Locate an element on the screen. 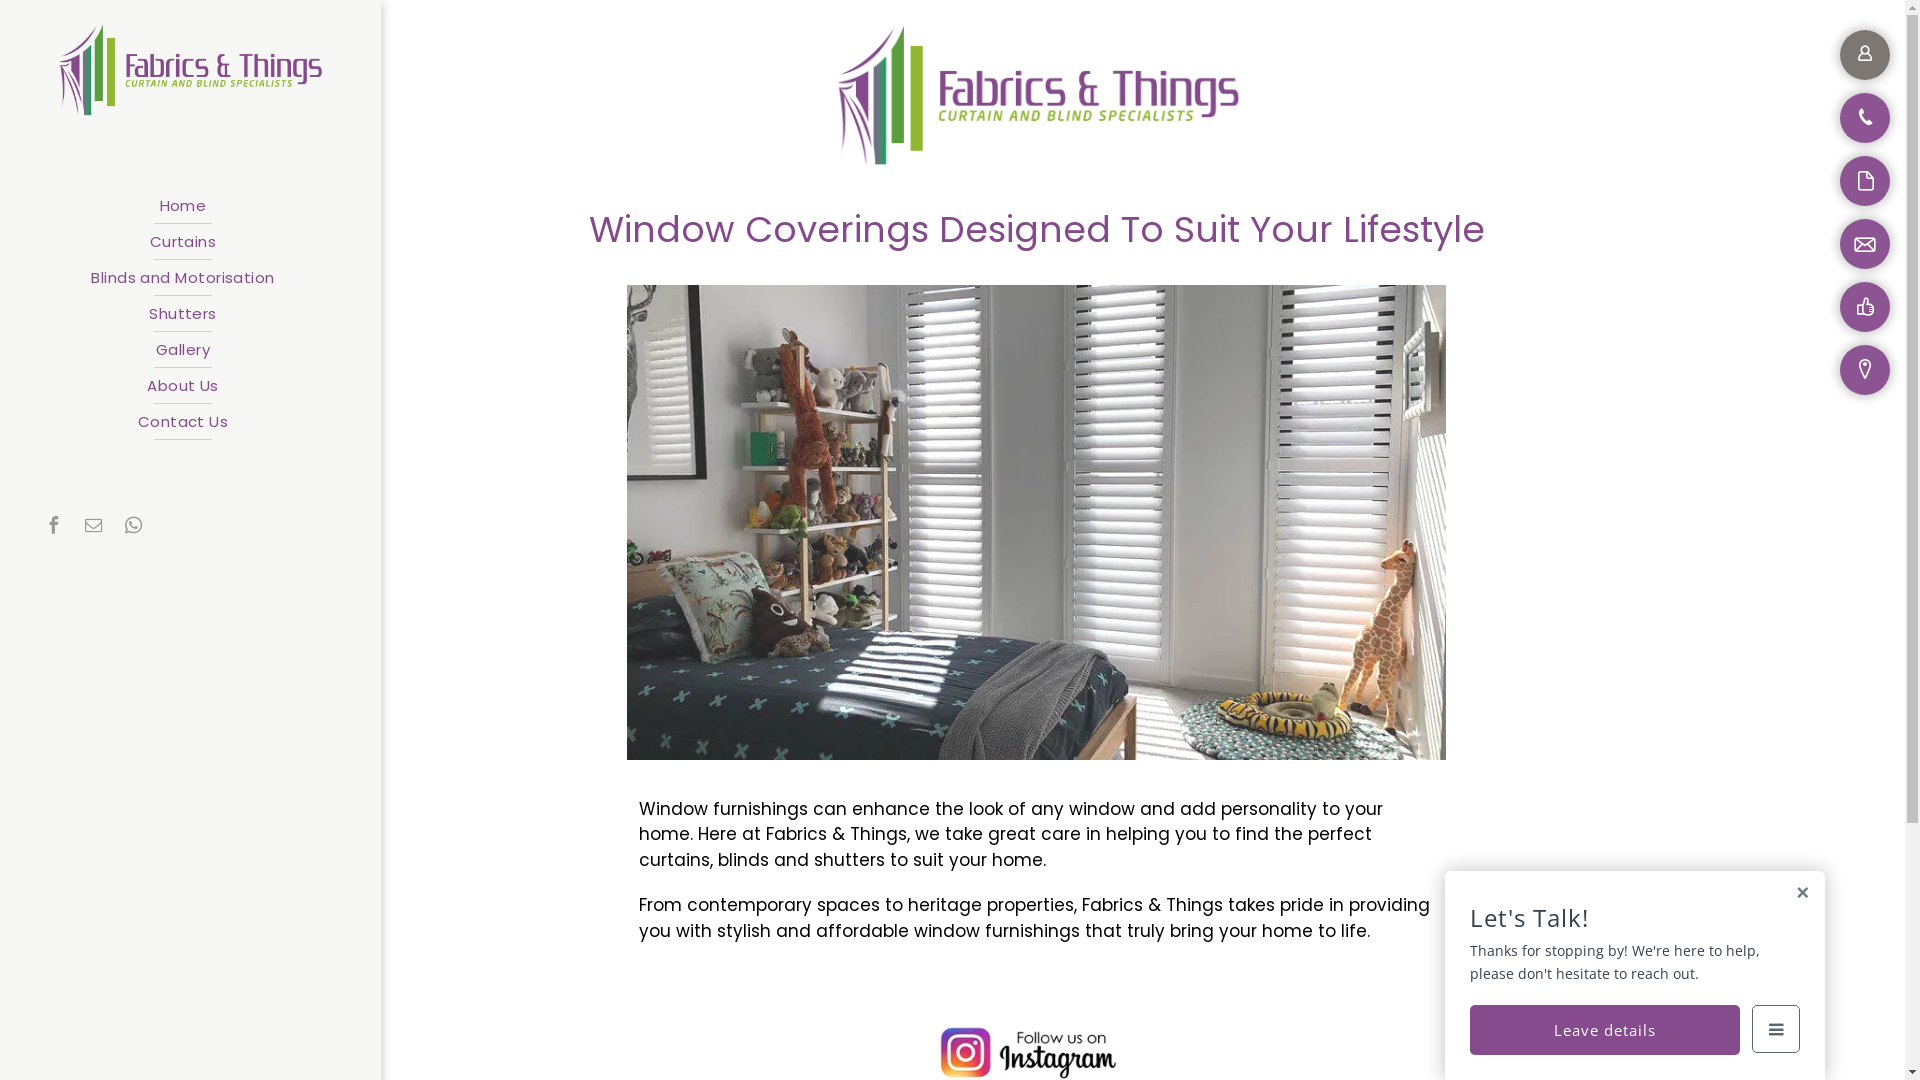 The image size is (1920, 1080). 'About Us' is located at coordinates (182, 385).